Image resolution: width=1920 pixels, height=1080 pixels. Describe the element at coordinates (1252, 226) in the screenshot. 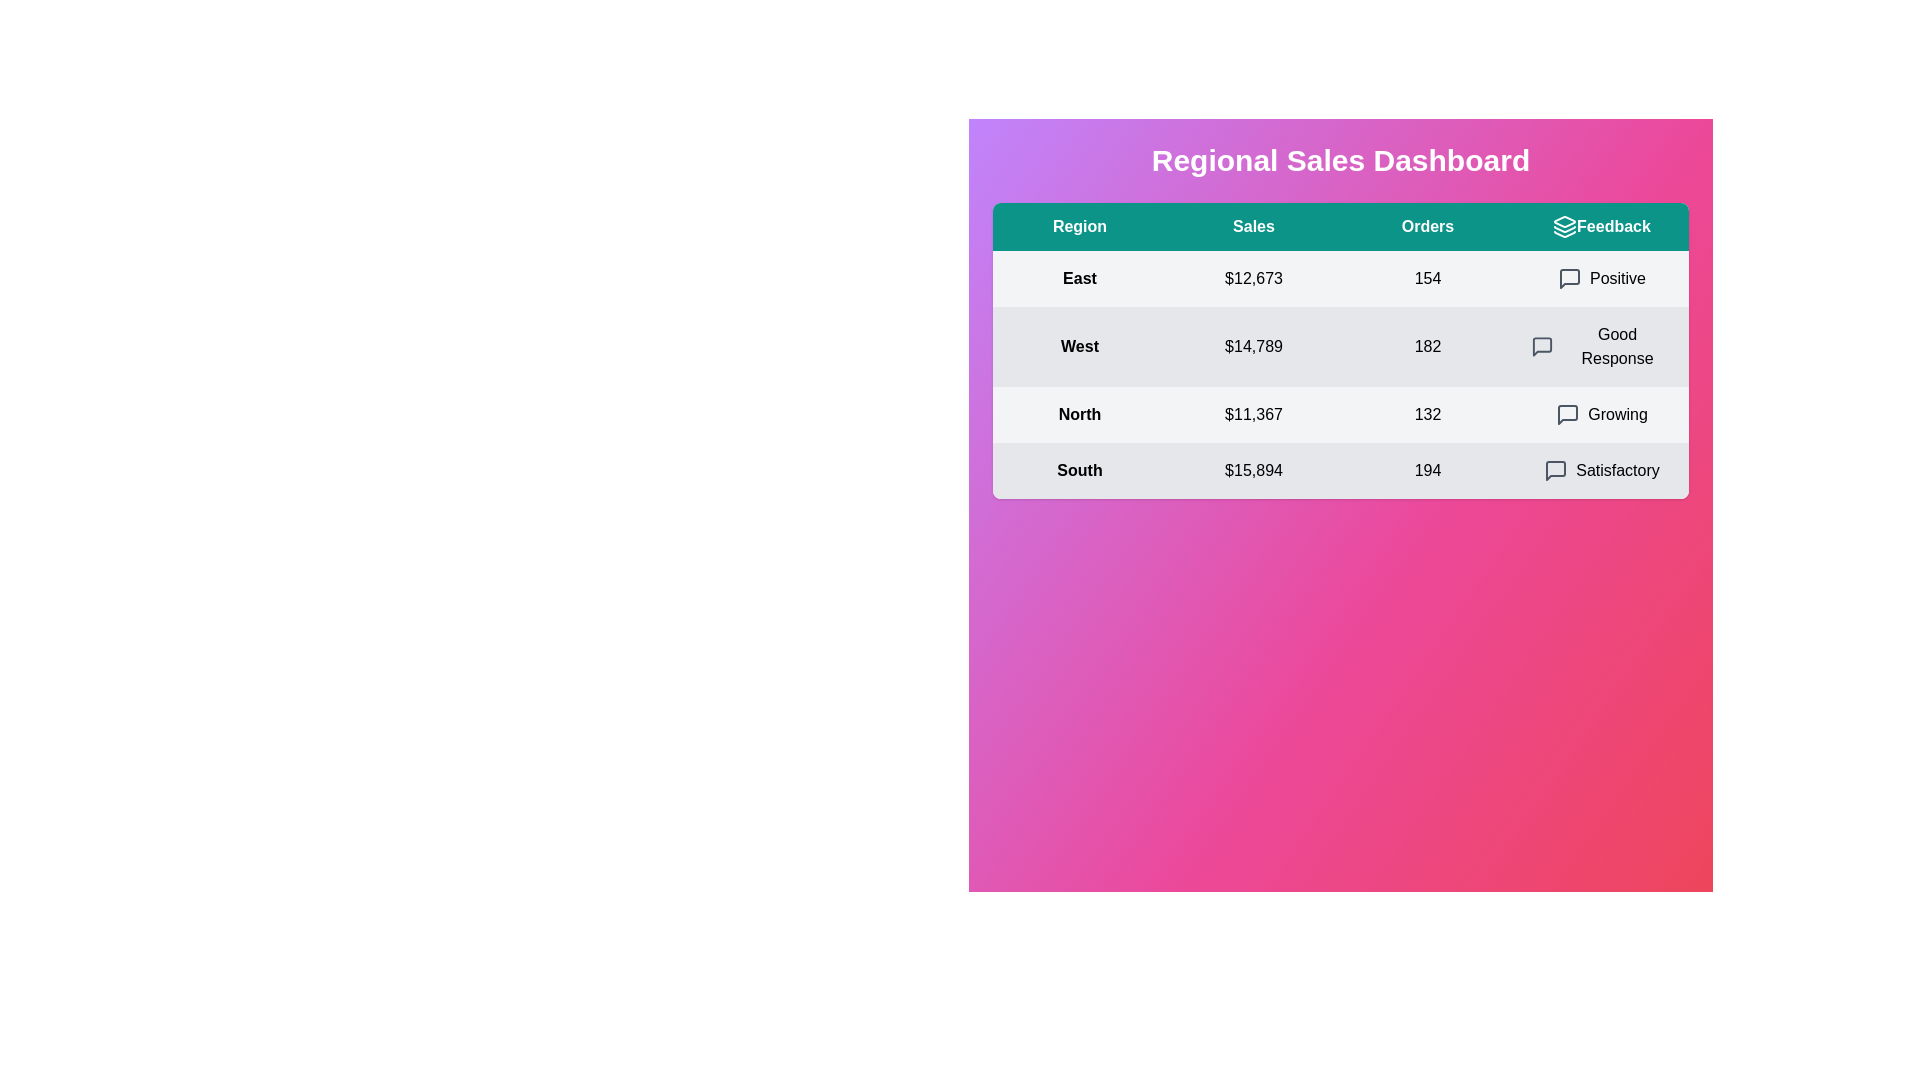

I see `the text in the table header Sales` at that location.